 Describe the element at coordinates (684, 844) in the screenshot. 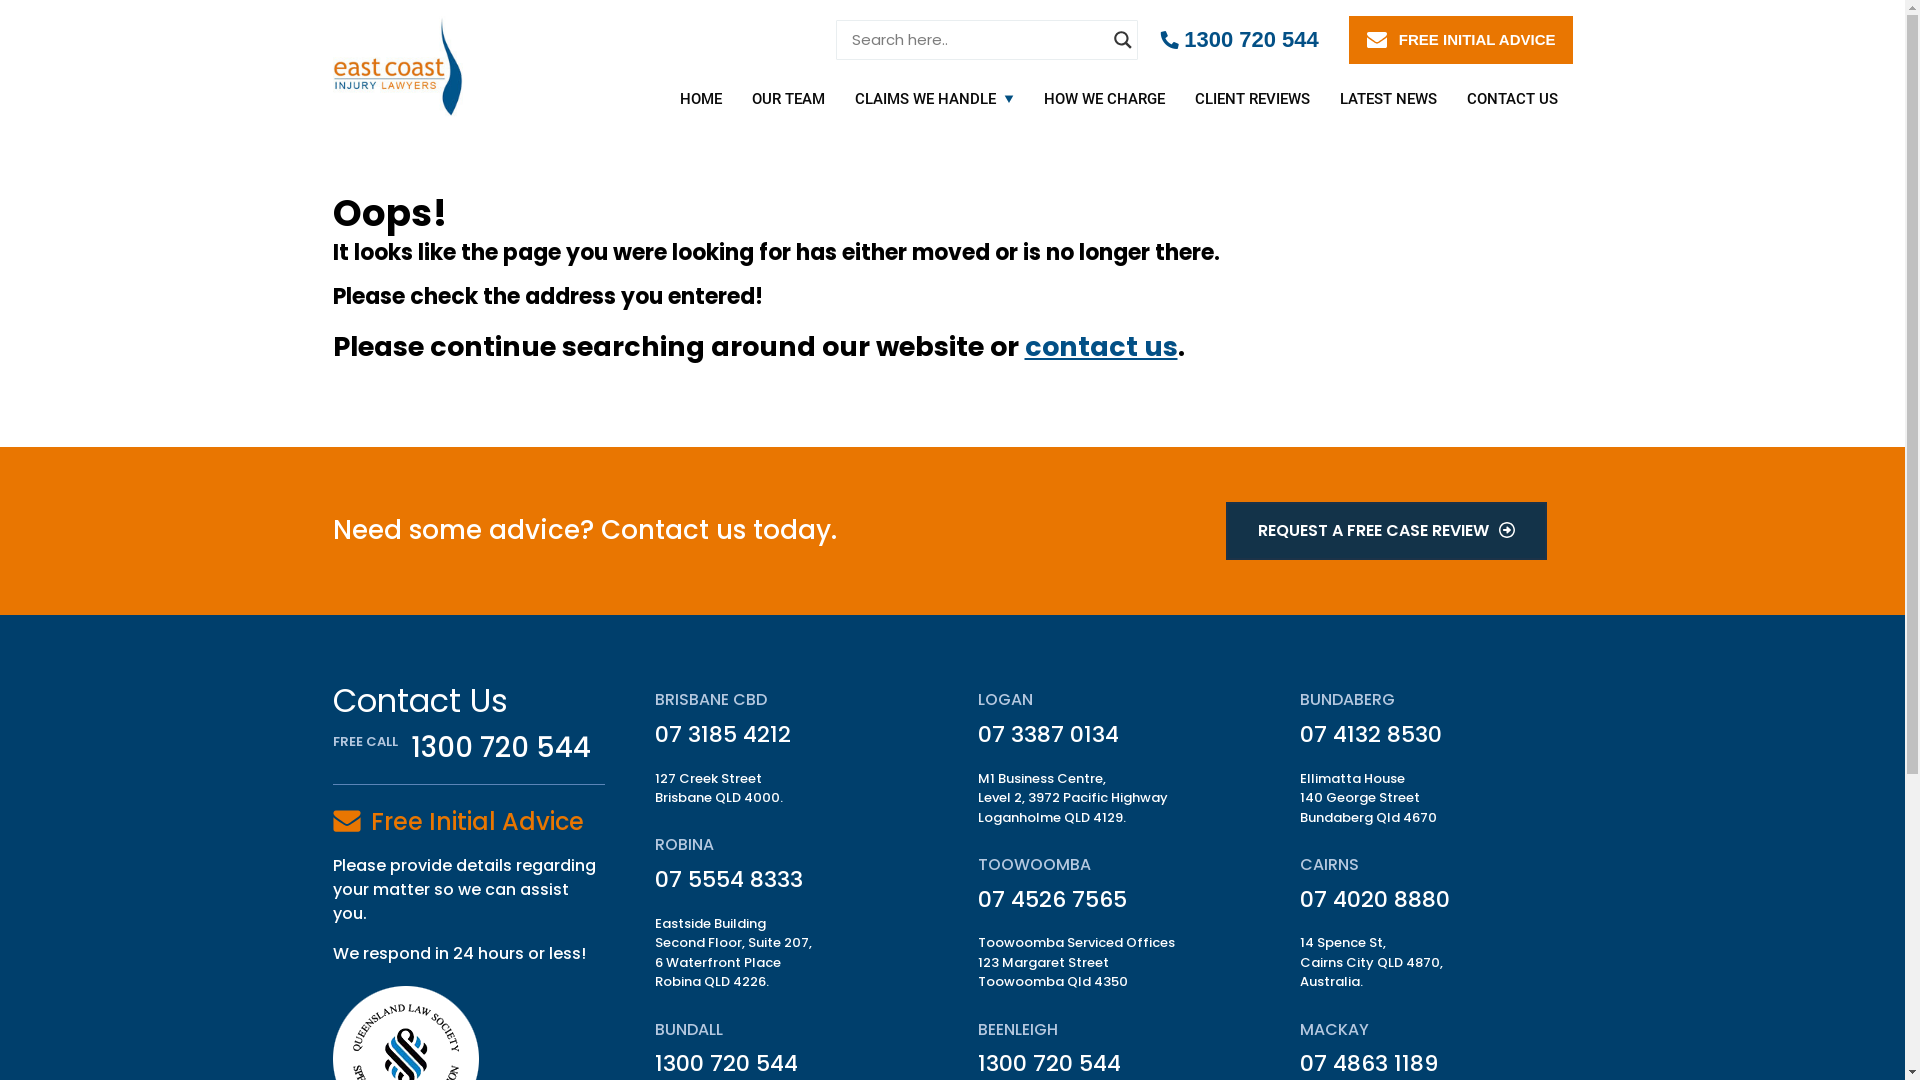

I see `'ROBINA'` at that location.